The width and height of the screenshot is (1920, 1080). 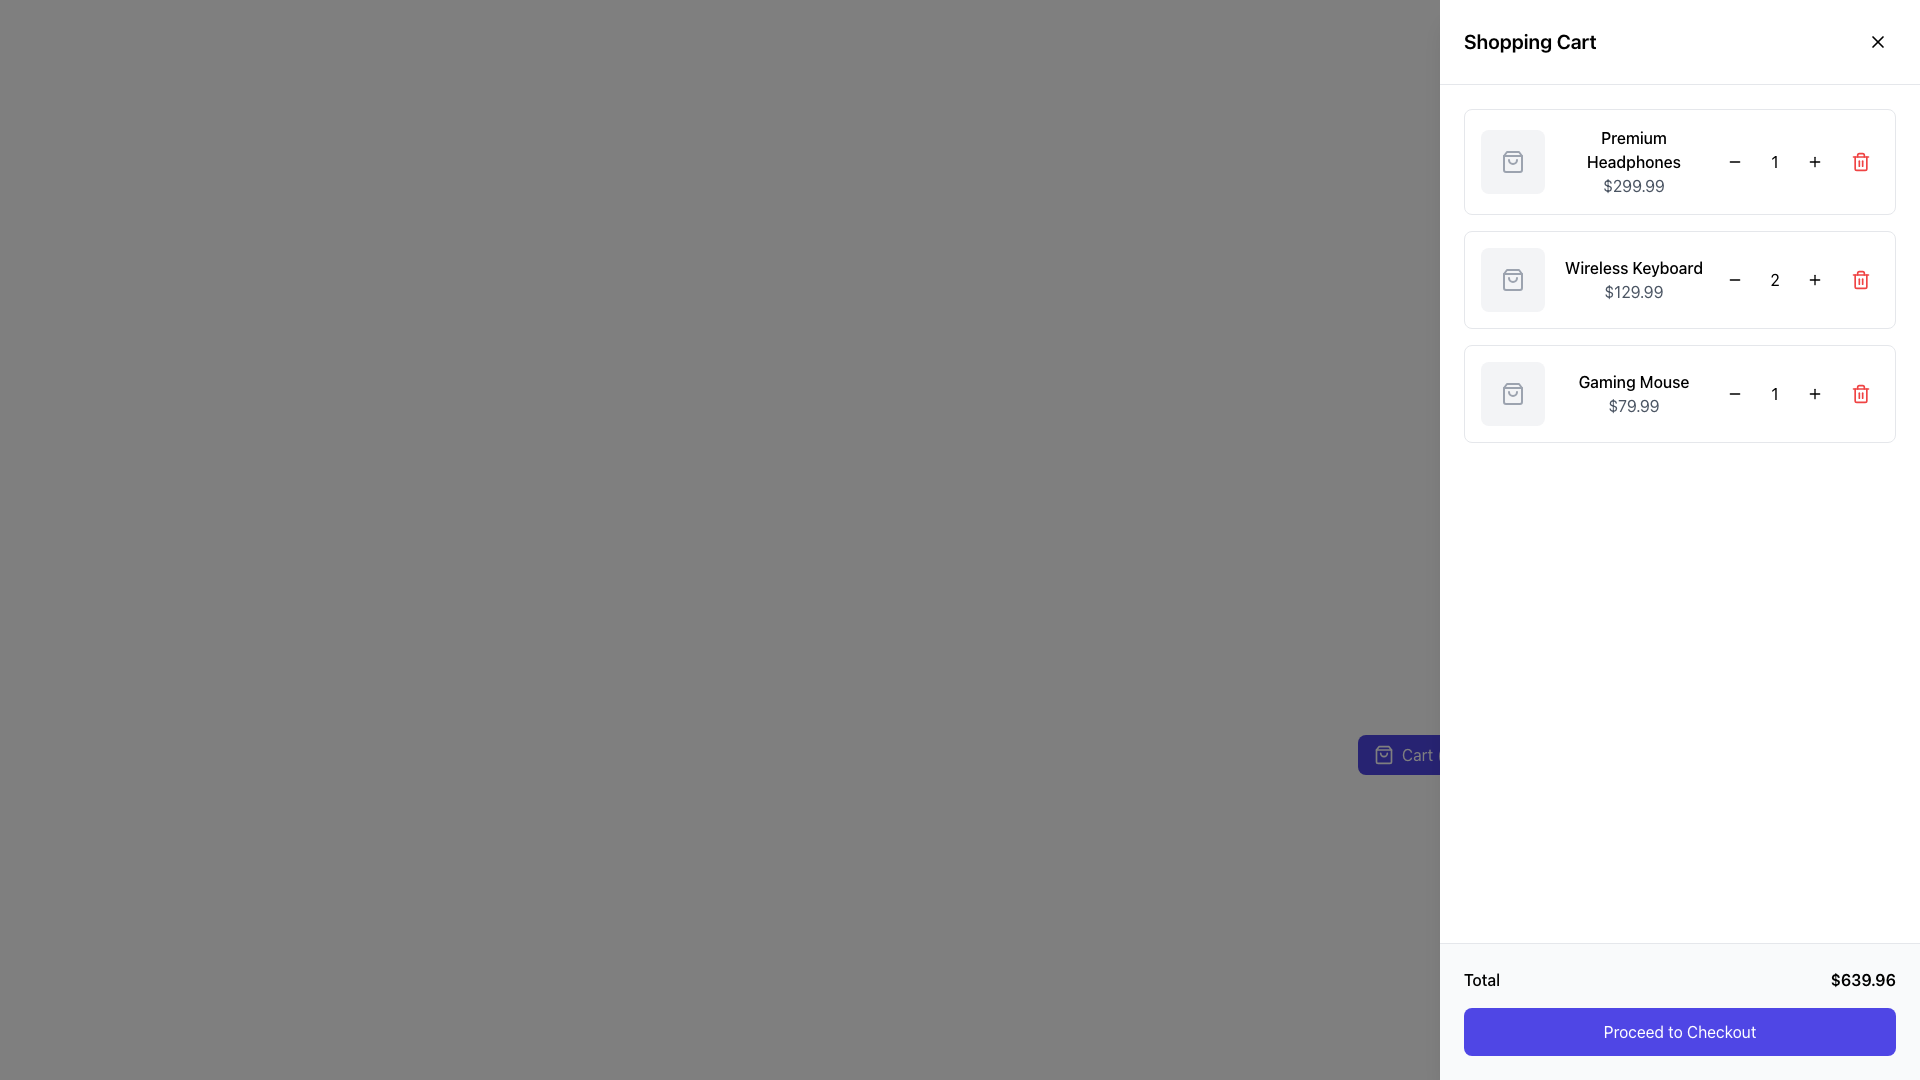 What do you see at coordinates (1860, 393) in the screenshot?
I see `the red trash bin icon button` at bounding box center [1860, 393].